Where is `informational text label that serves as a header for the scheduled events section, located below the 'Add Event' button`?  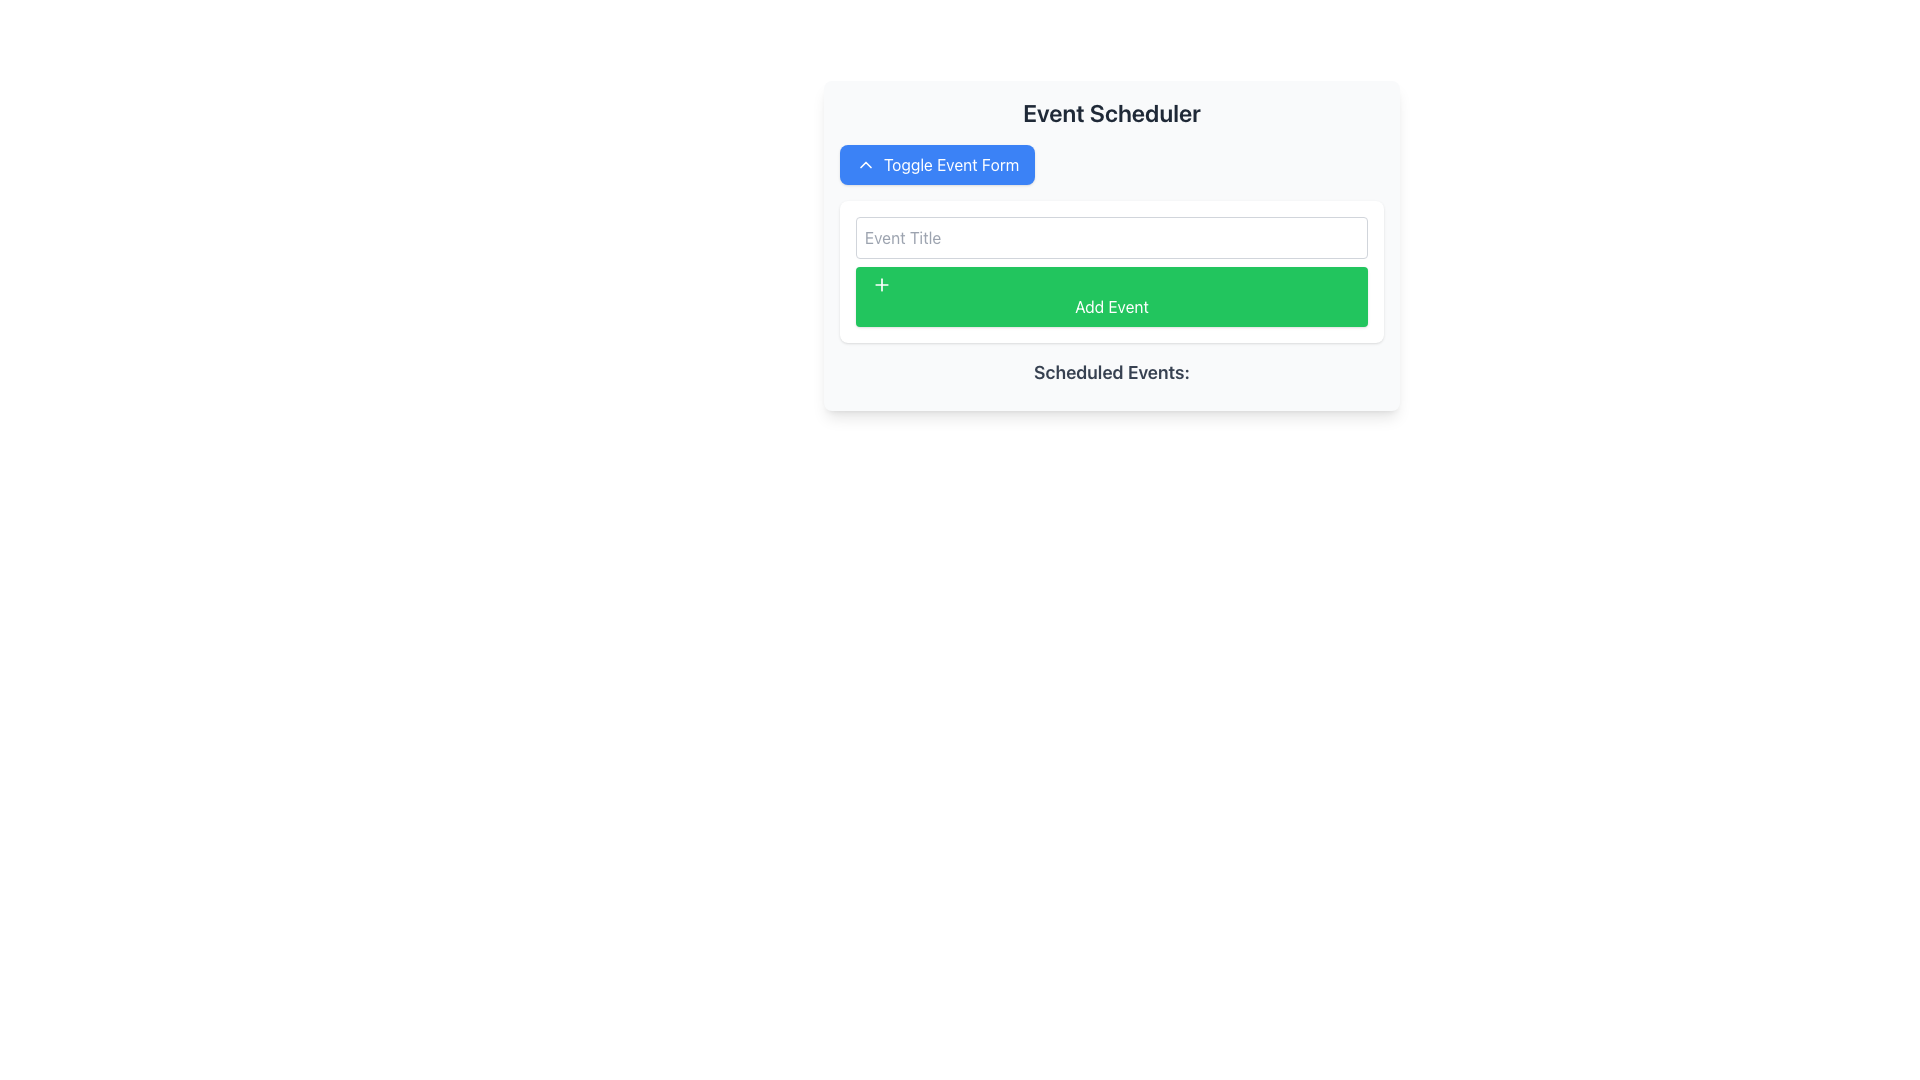
informational text label that serves as a header for the scheduled events section, located below the 'Add Event' button is located at coordinates (1111, 373).